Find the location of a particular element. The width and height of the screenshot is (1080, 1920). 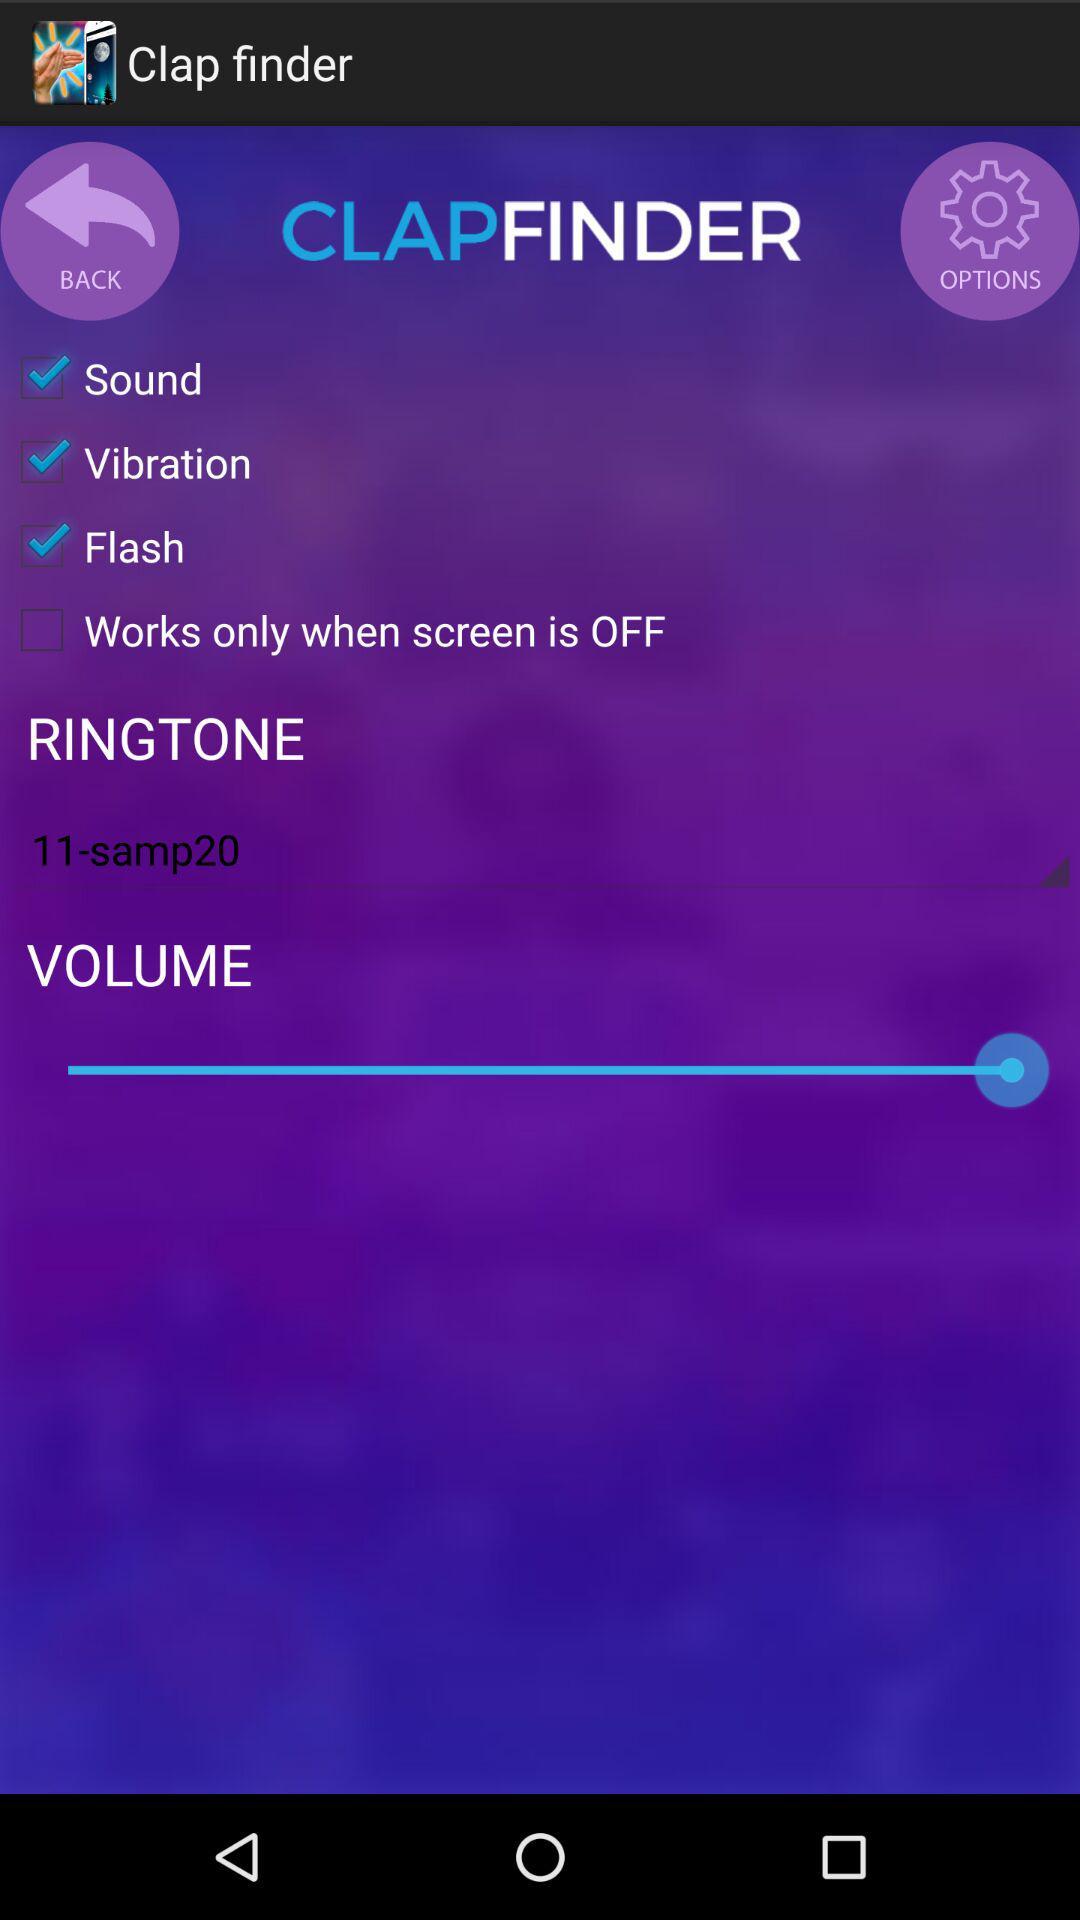

vibration checkbox is located at coordinates (126, 460).